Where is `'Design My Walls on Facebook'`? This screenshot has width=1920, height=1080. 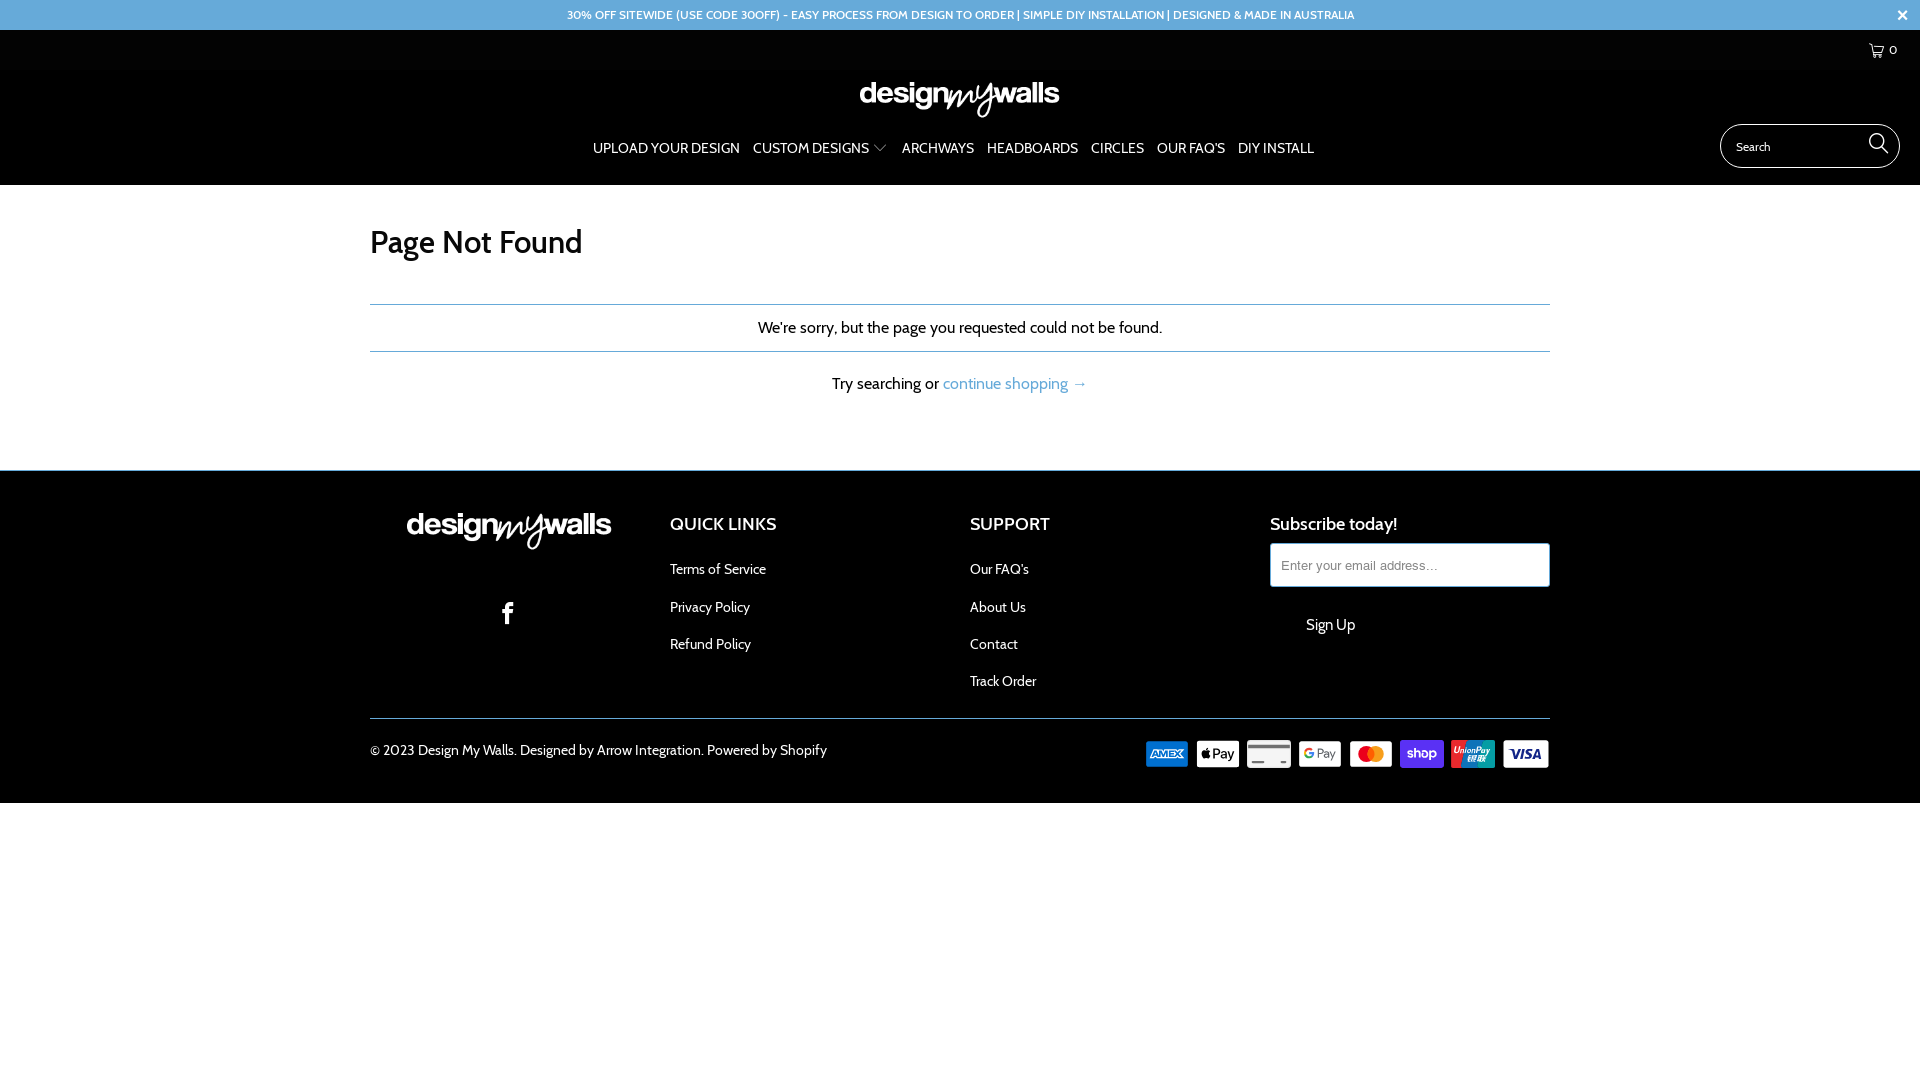
'Design My Walls on Facebook' is located at coordinates (508, 613).